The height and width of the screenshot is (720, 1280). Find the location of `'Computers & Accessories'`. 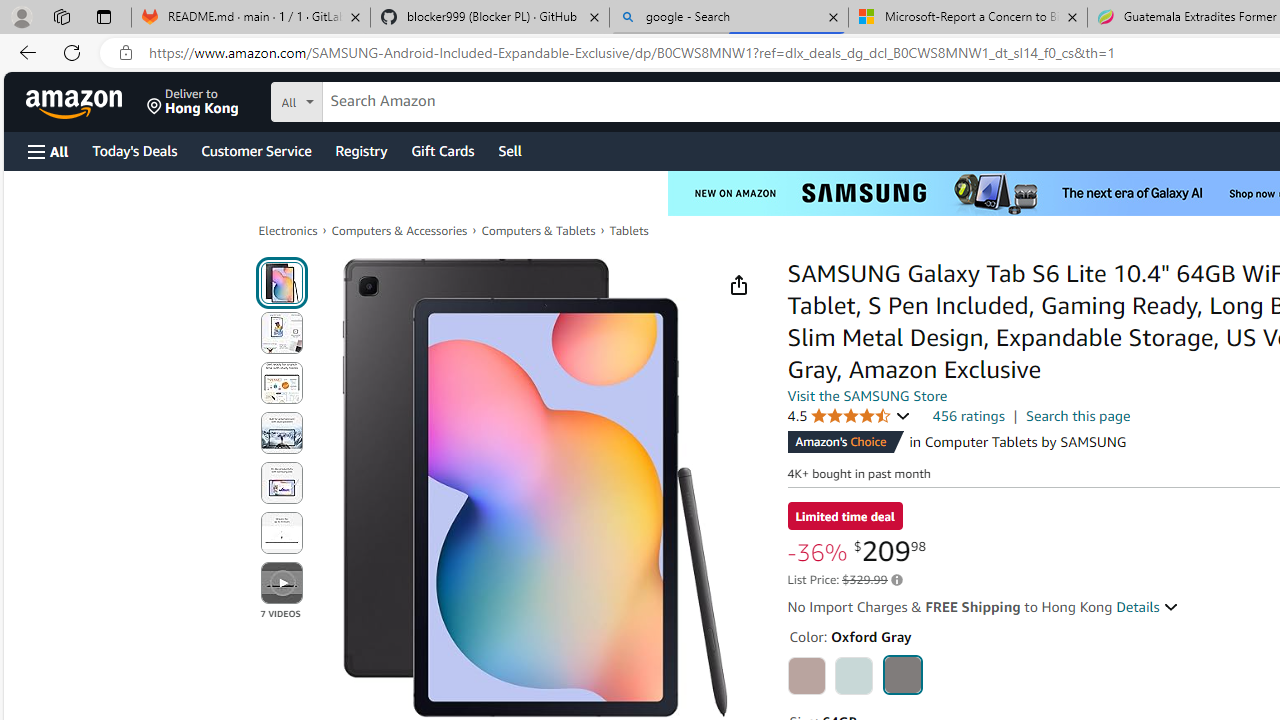

'Computers & Accessories' is located at coordinates (400, 230).